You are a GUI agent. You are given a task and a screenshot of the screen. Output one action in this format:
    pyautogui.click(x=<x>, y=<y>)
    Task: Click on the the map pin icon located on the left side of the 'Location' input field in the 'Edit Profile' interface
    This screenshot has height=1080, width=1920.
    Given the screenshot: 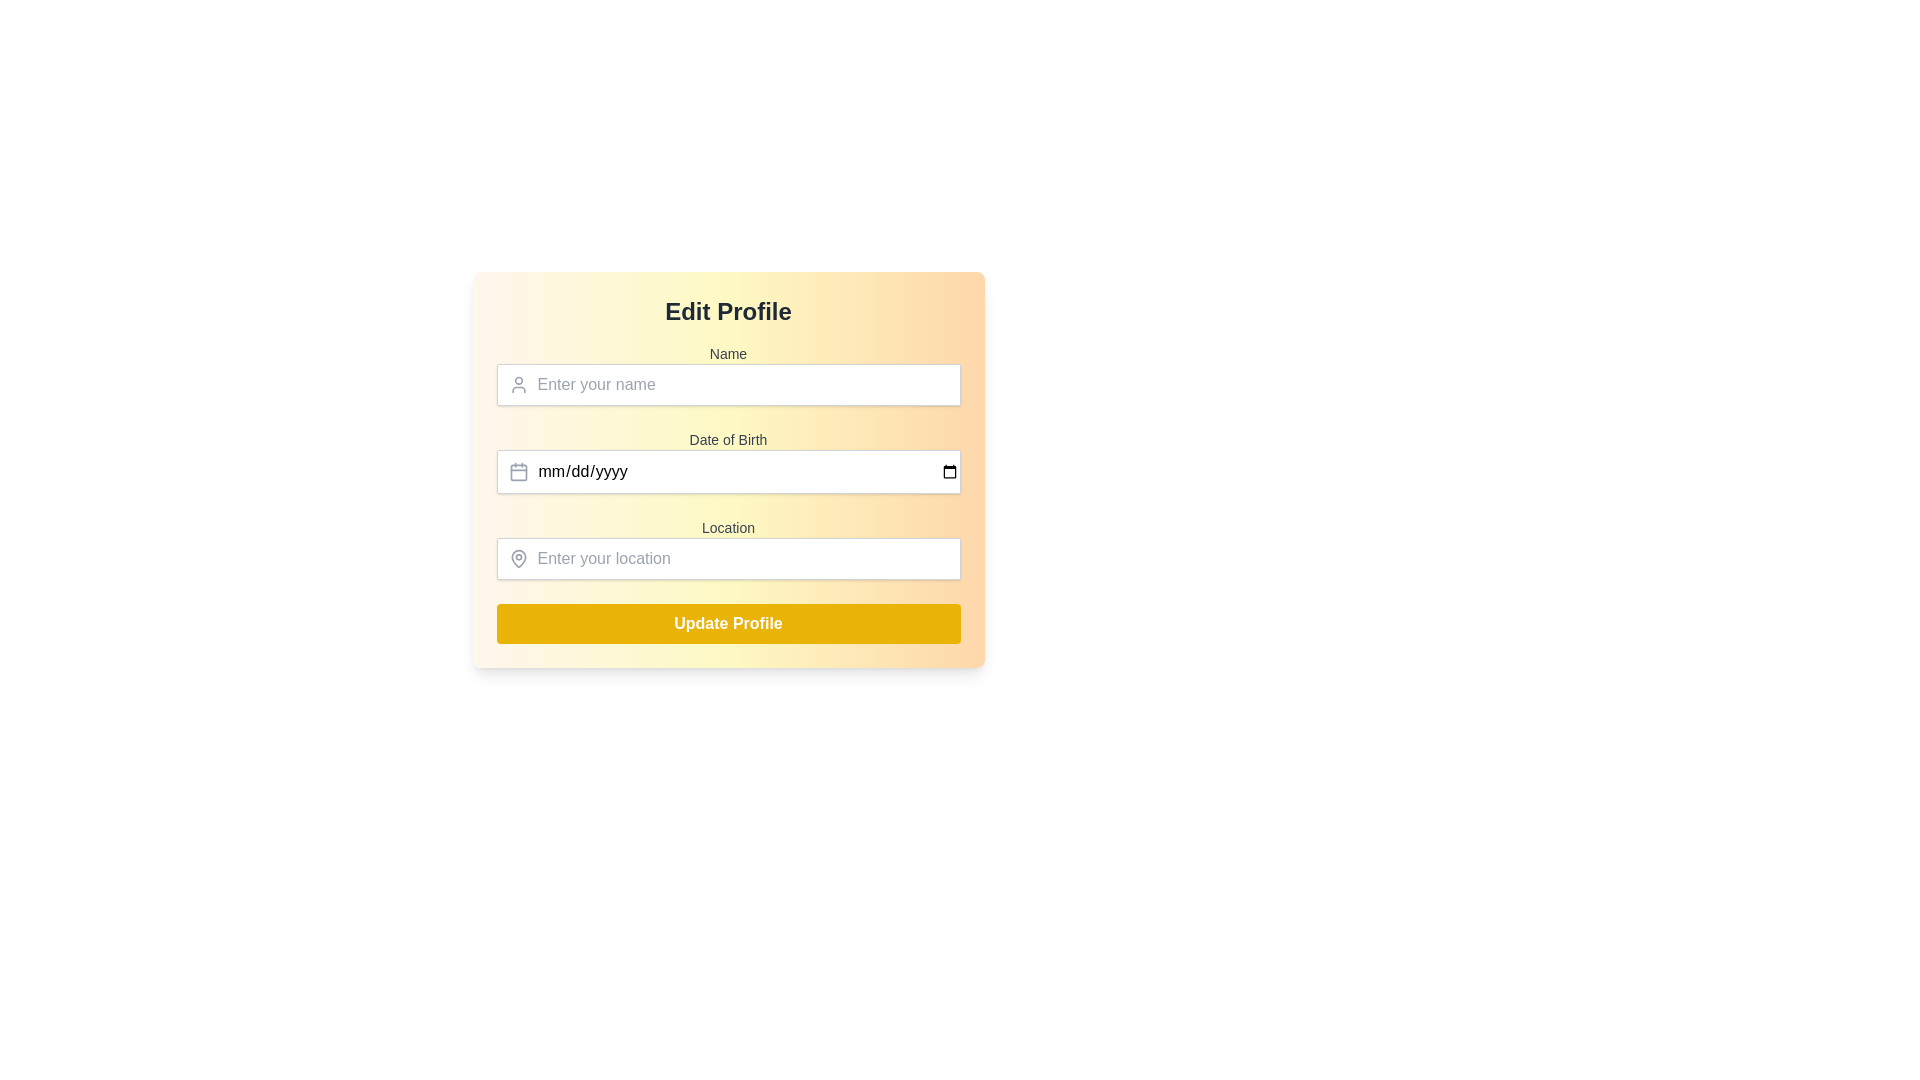 What is the action you would take?
    pyautogui.click(x=518, y=559)
    